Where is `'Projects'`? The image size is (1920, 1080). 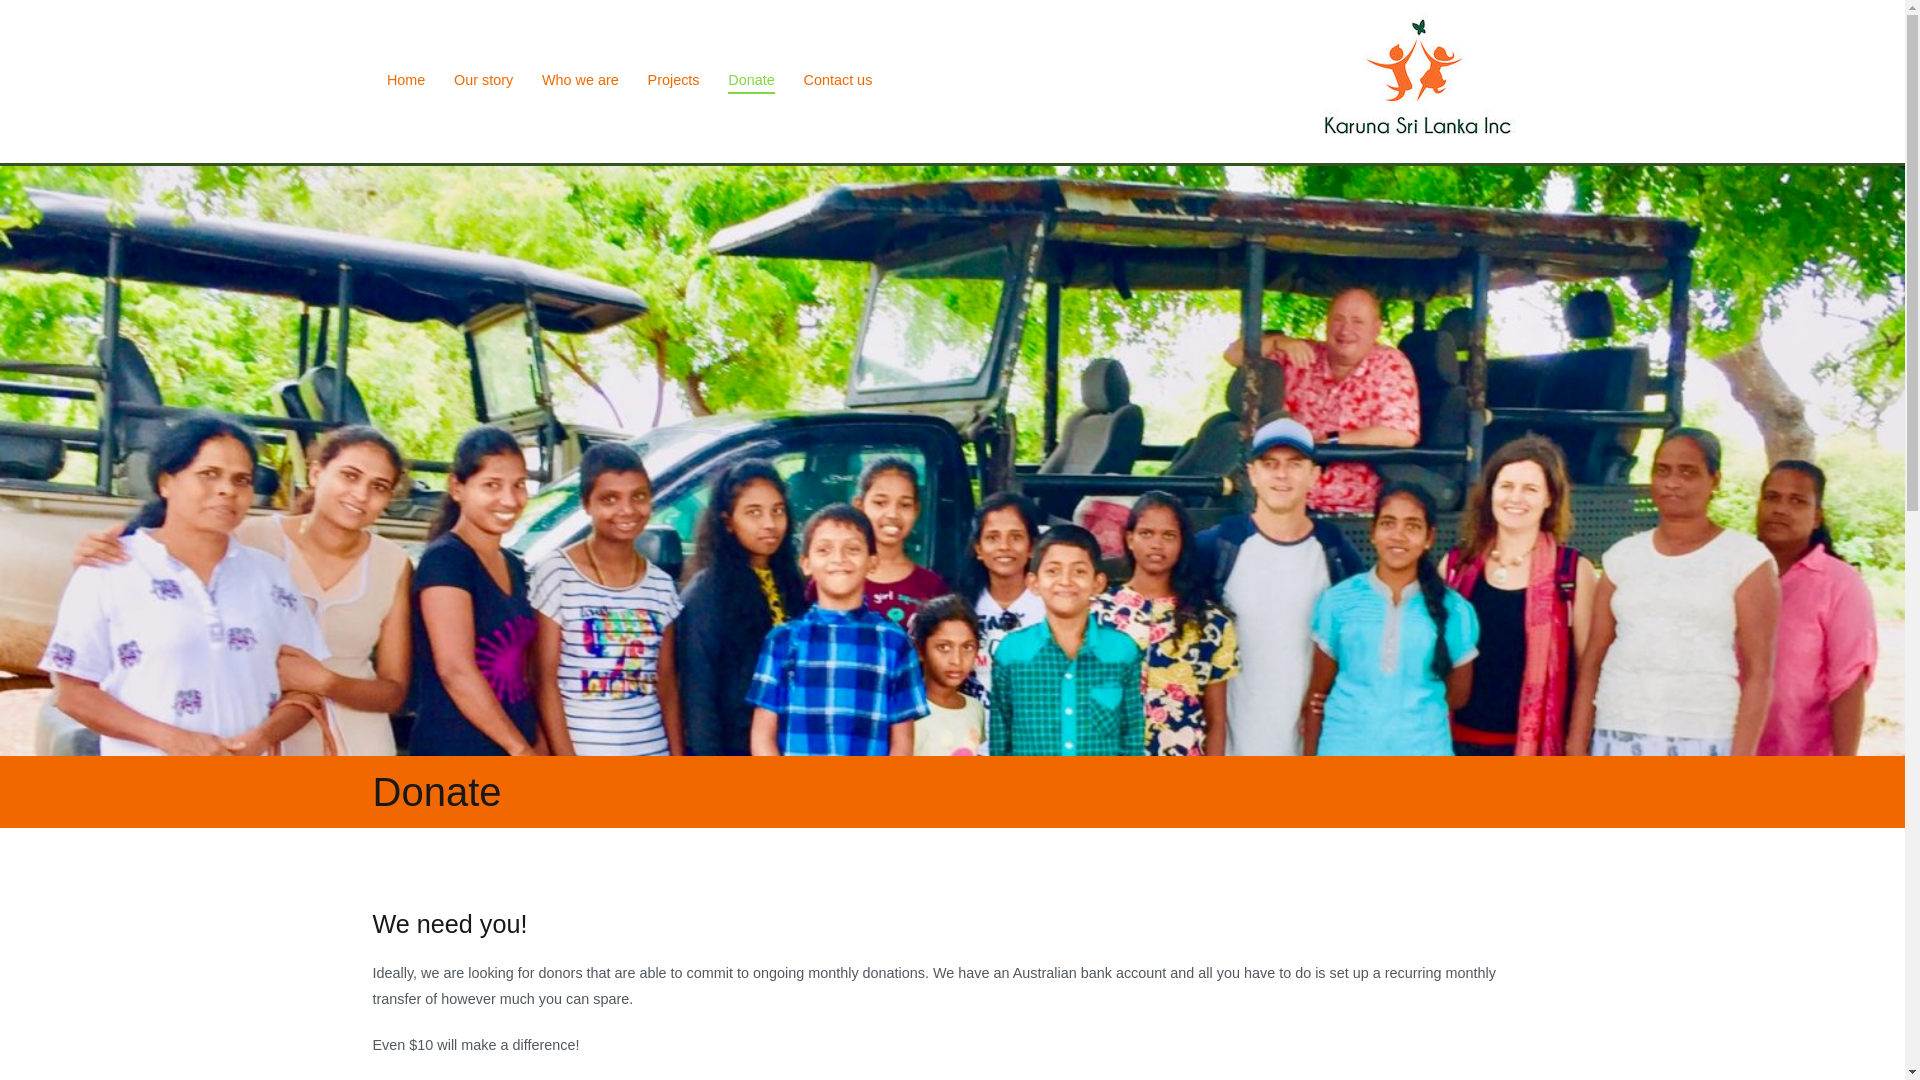
'Projects' is located at coordinates (673, 80).